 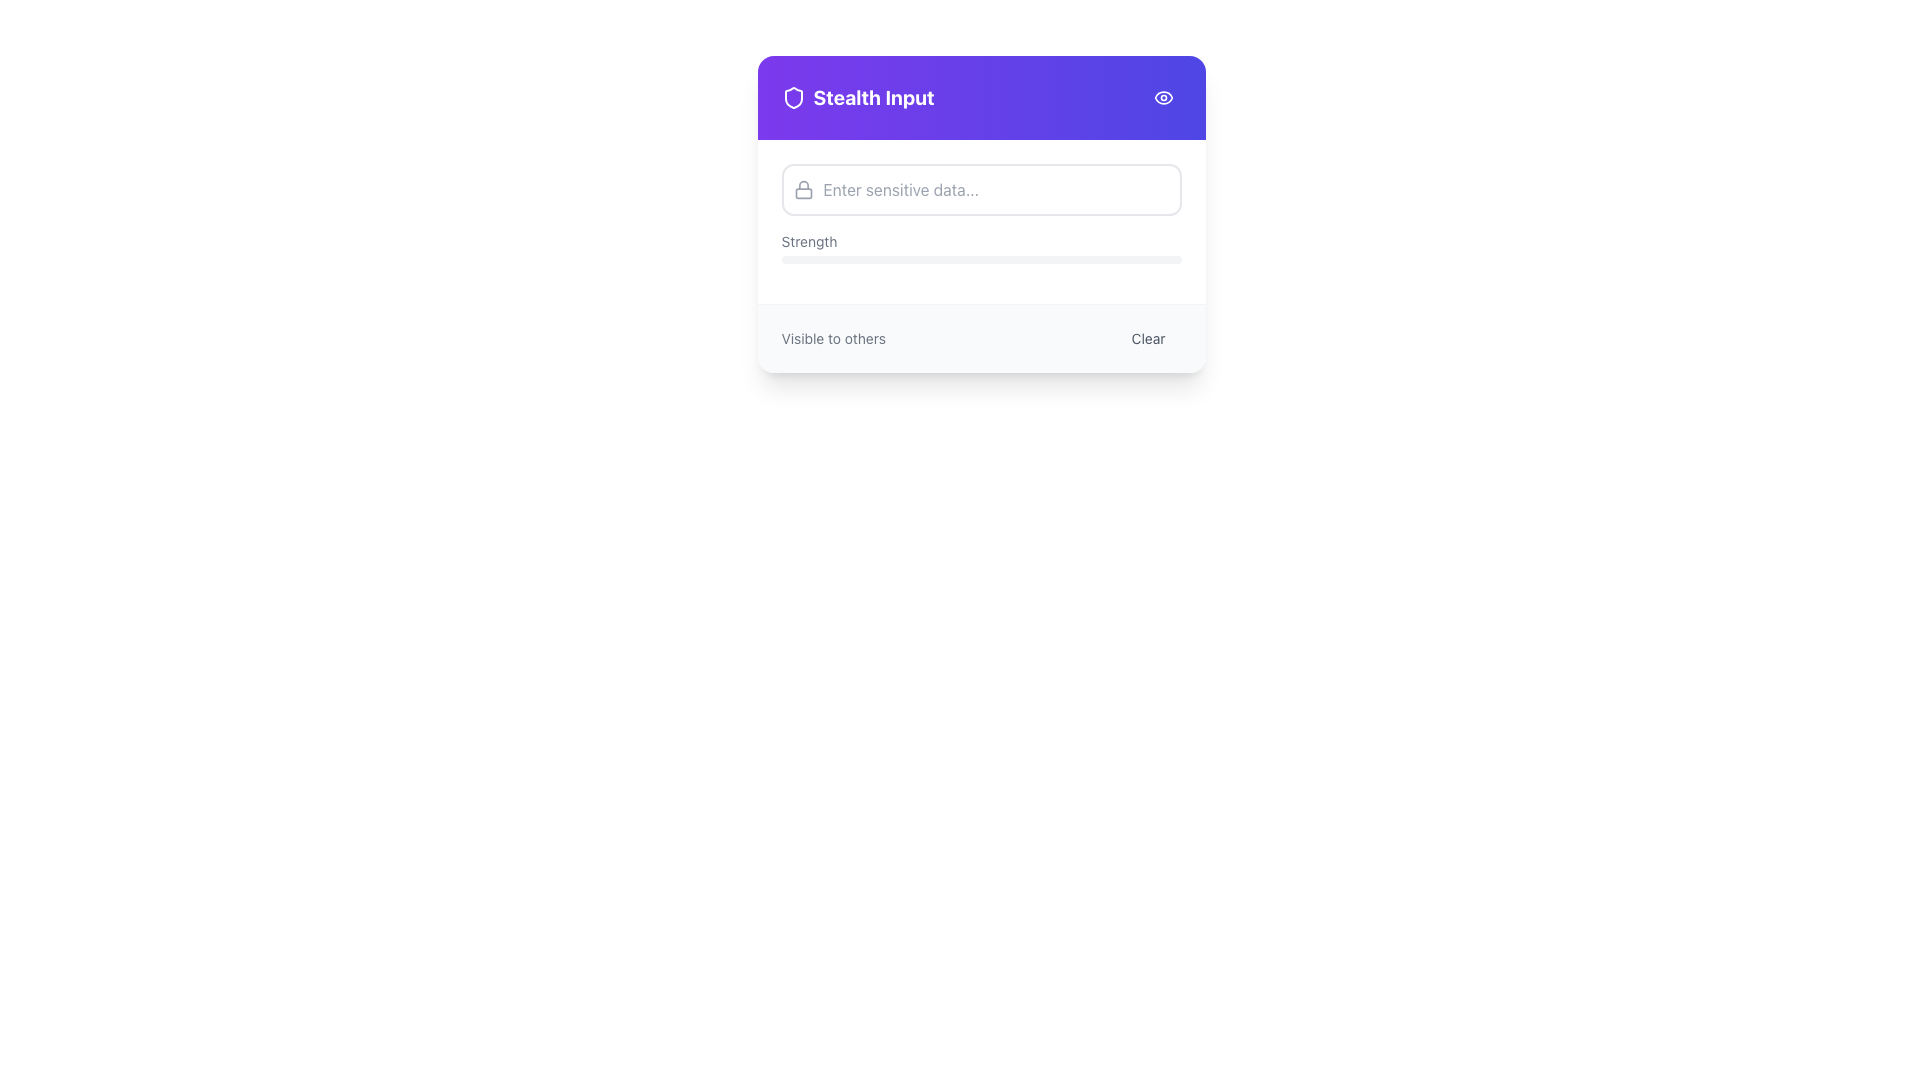 I want to click on the 'Clear' button, which is styled with a smaller font and muted gray color, so click(x=1148, y=338).